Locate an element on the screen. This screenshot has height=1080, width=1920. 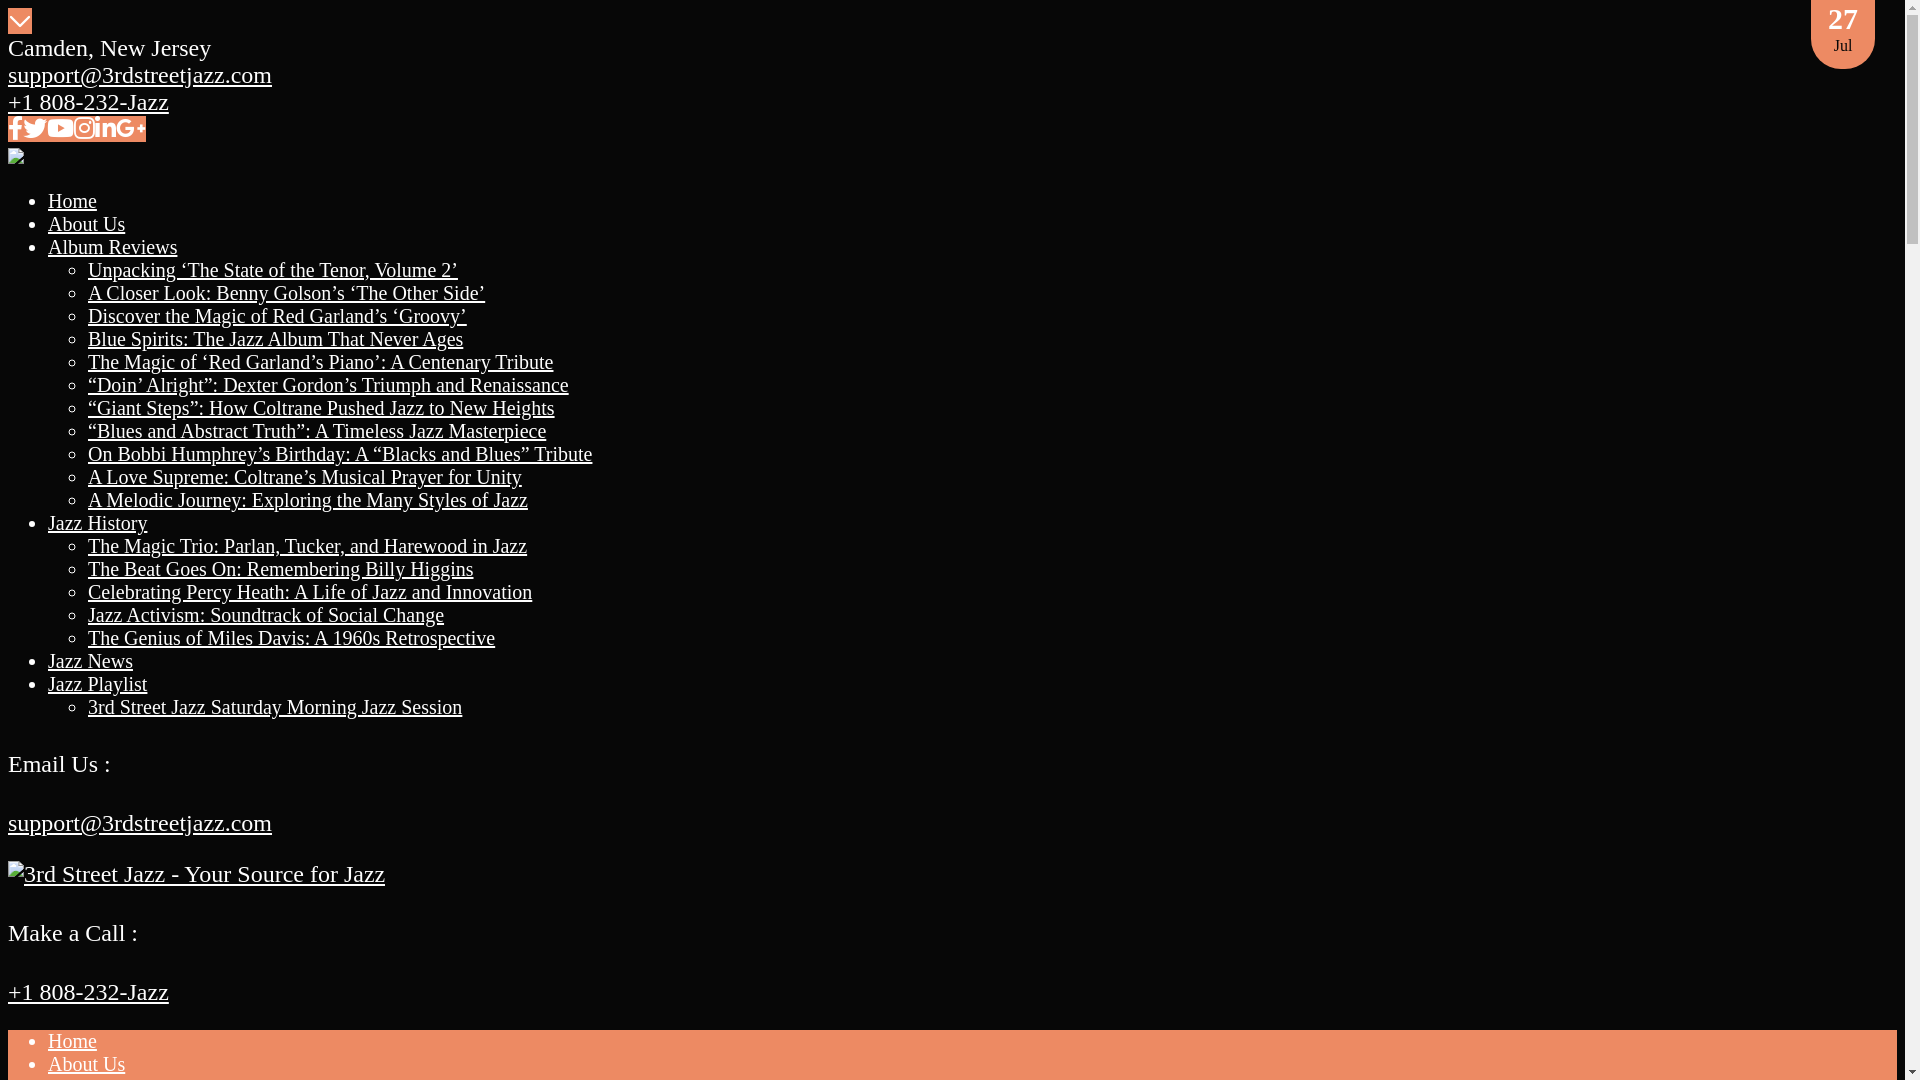
'support@3rdstreetjazz.com' is located at coordinates (138, 822).